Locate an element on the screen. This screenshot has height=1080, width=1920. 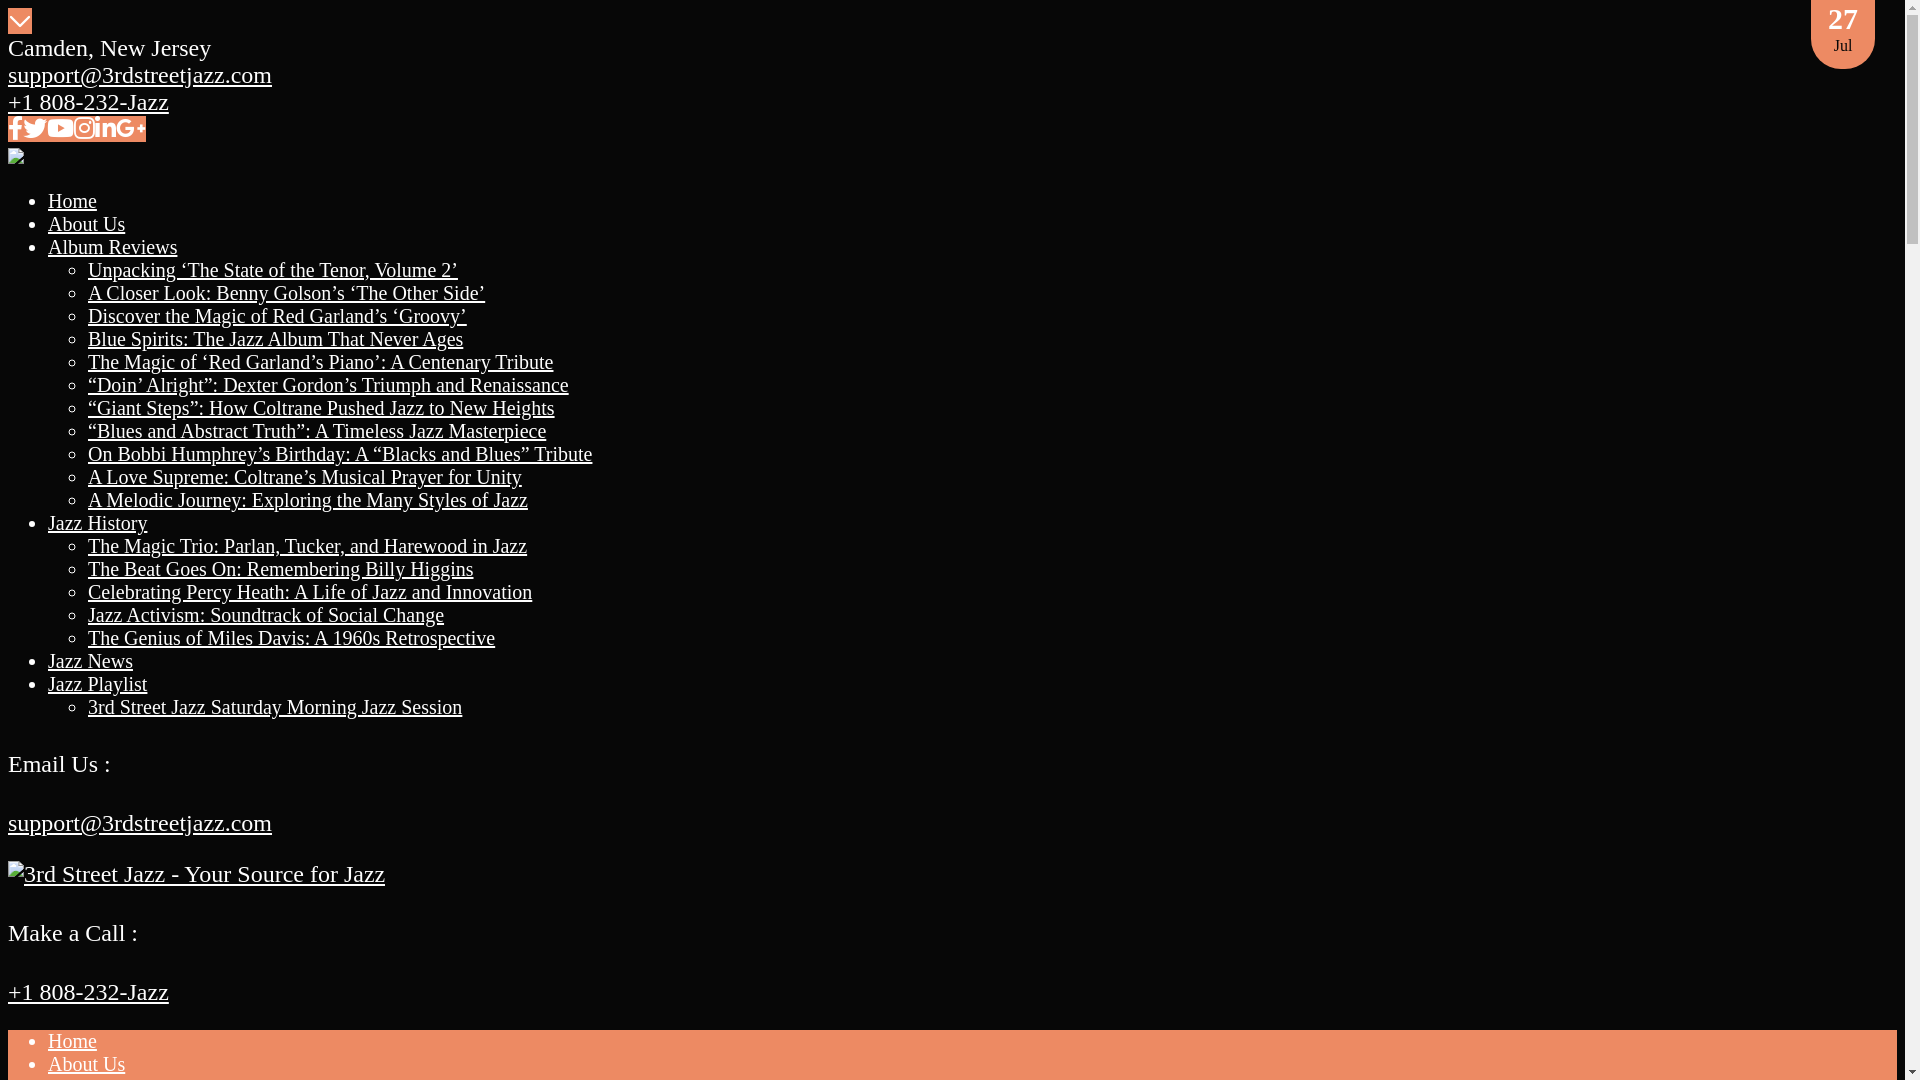
'support@3rdstreetjazz.com' is located at coordinates (138, 822).